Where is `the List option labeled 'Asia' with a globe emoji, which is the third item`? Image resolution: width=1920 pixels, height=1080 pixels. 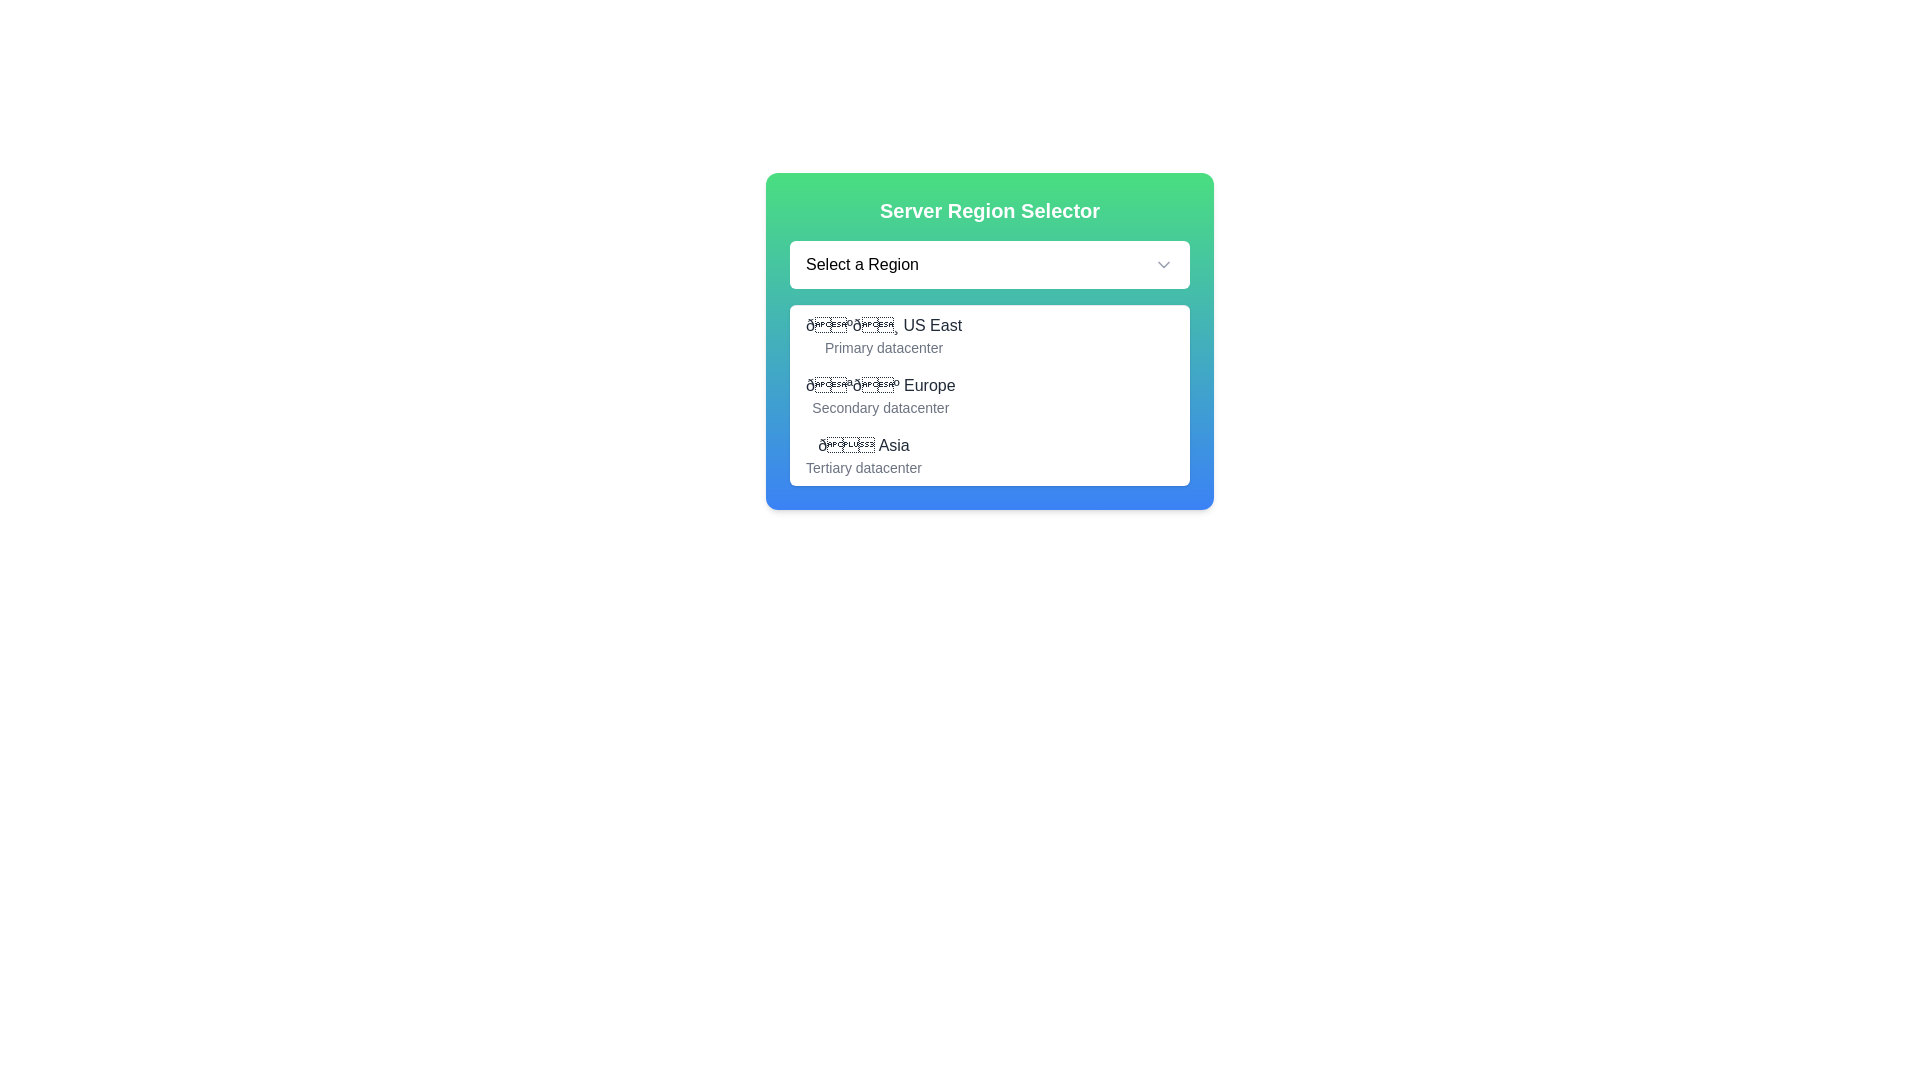
the List option labeled 'Asia' with a globe emoji, which is the third item is located at coordinates (989, 455).